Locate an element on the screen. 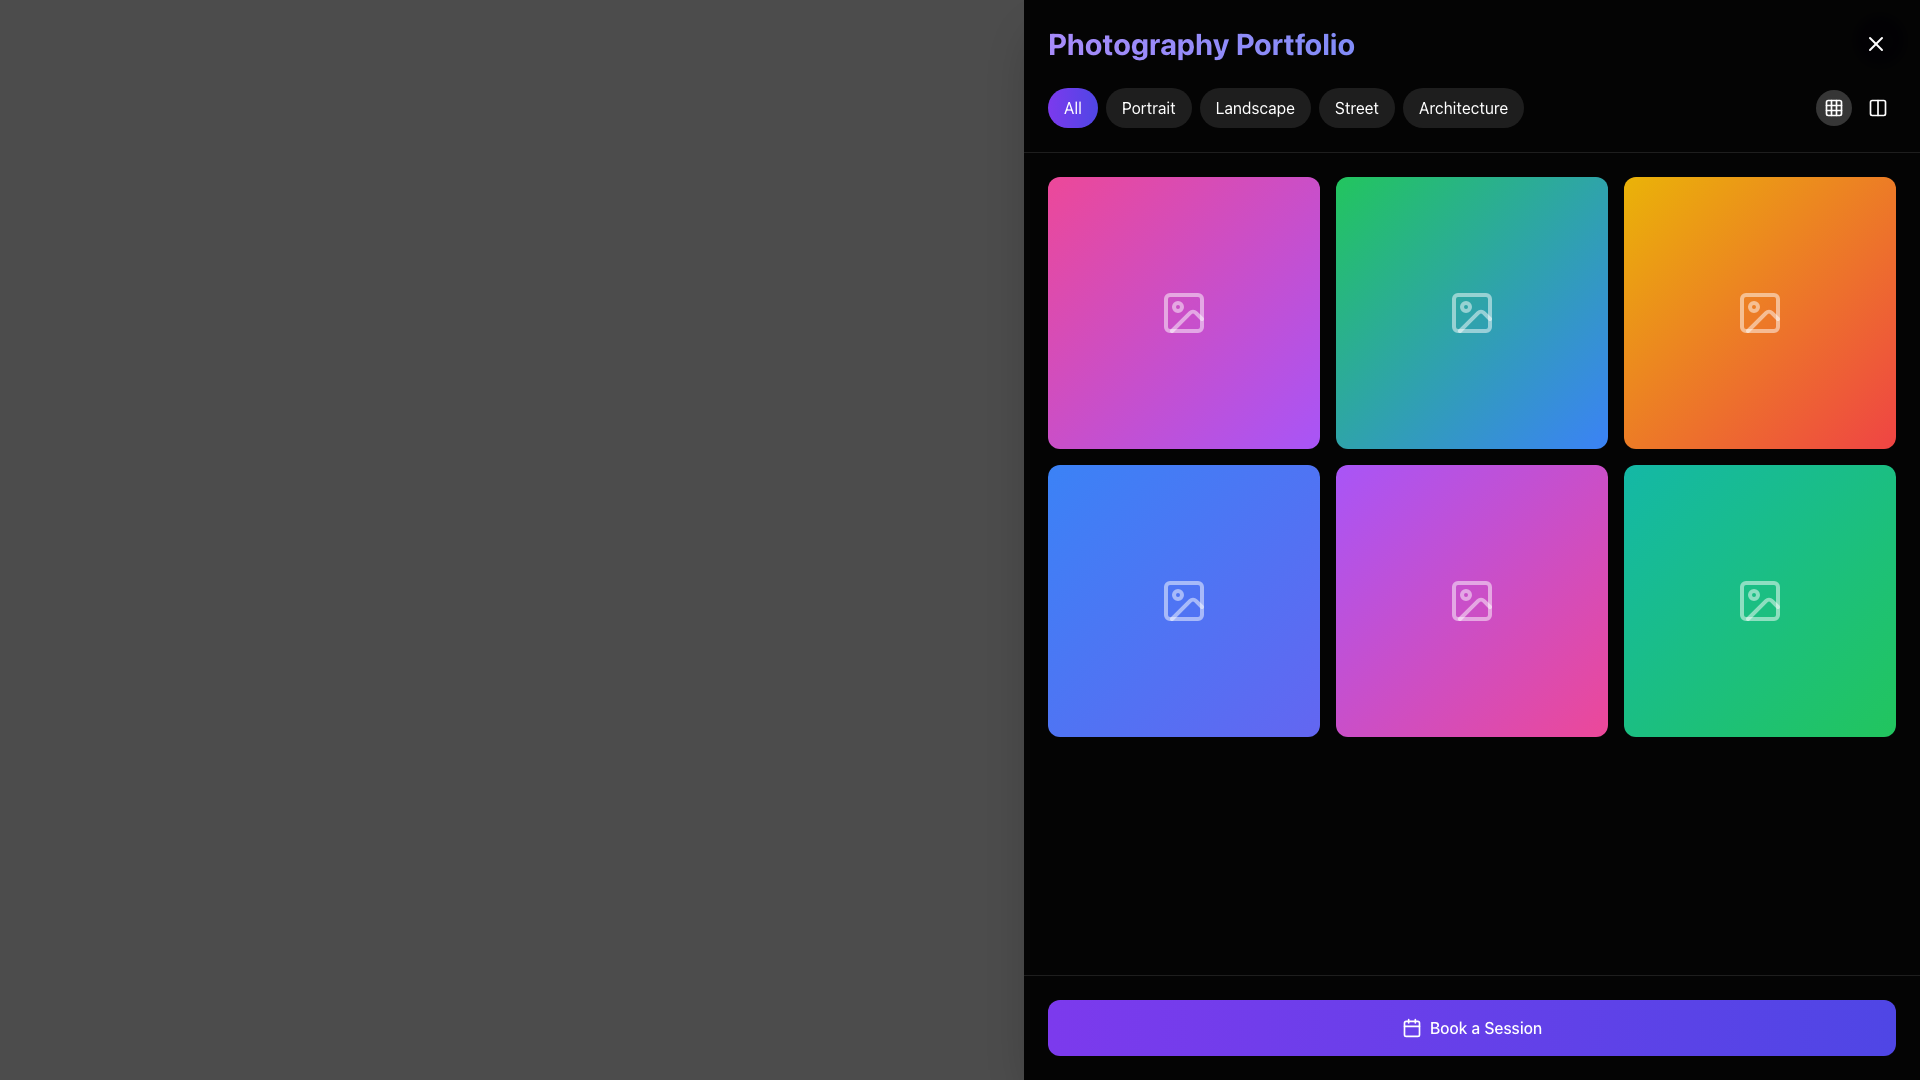 The height and width of the screenshot is (1080, 1920). the decorative white rectangle located at the top right corner of the grid layout, which is centered within an orange square tile is located at coordinates (1760, 312).